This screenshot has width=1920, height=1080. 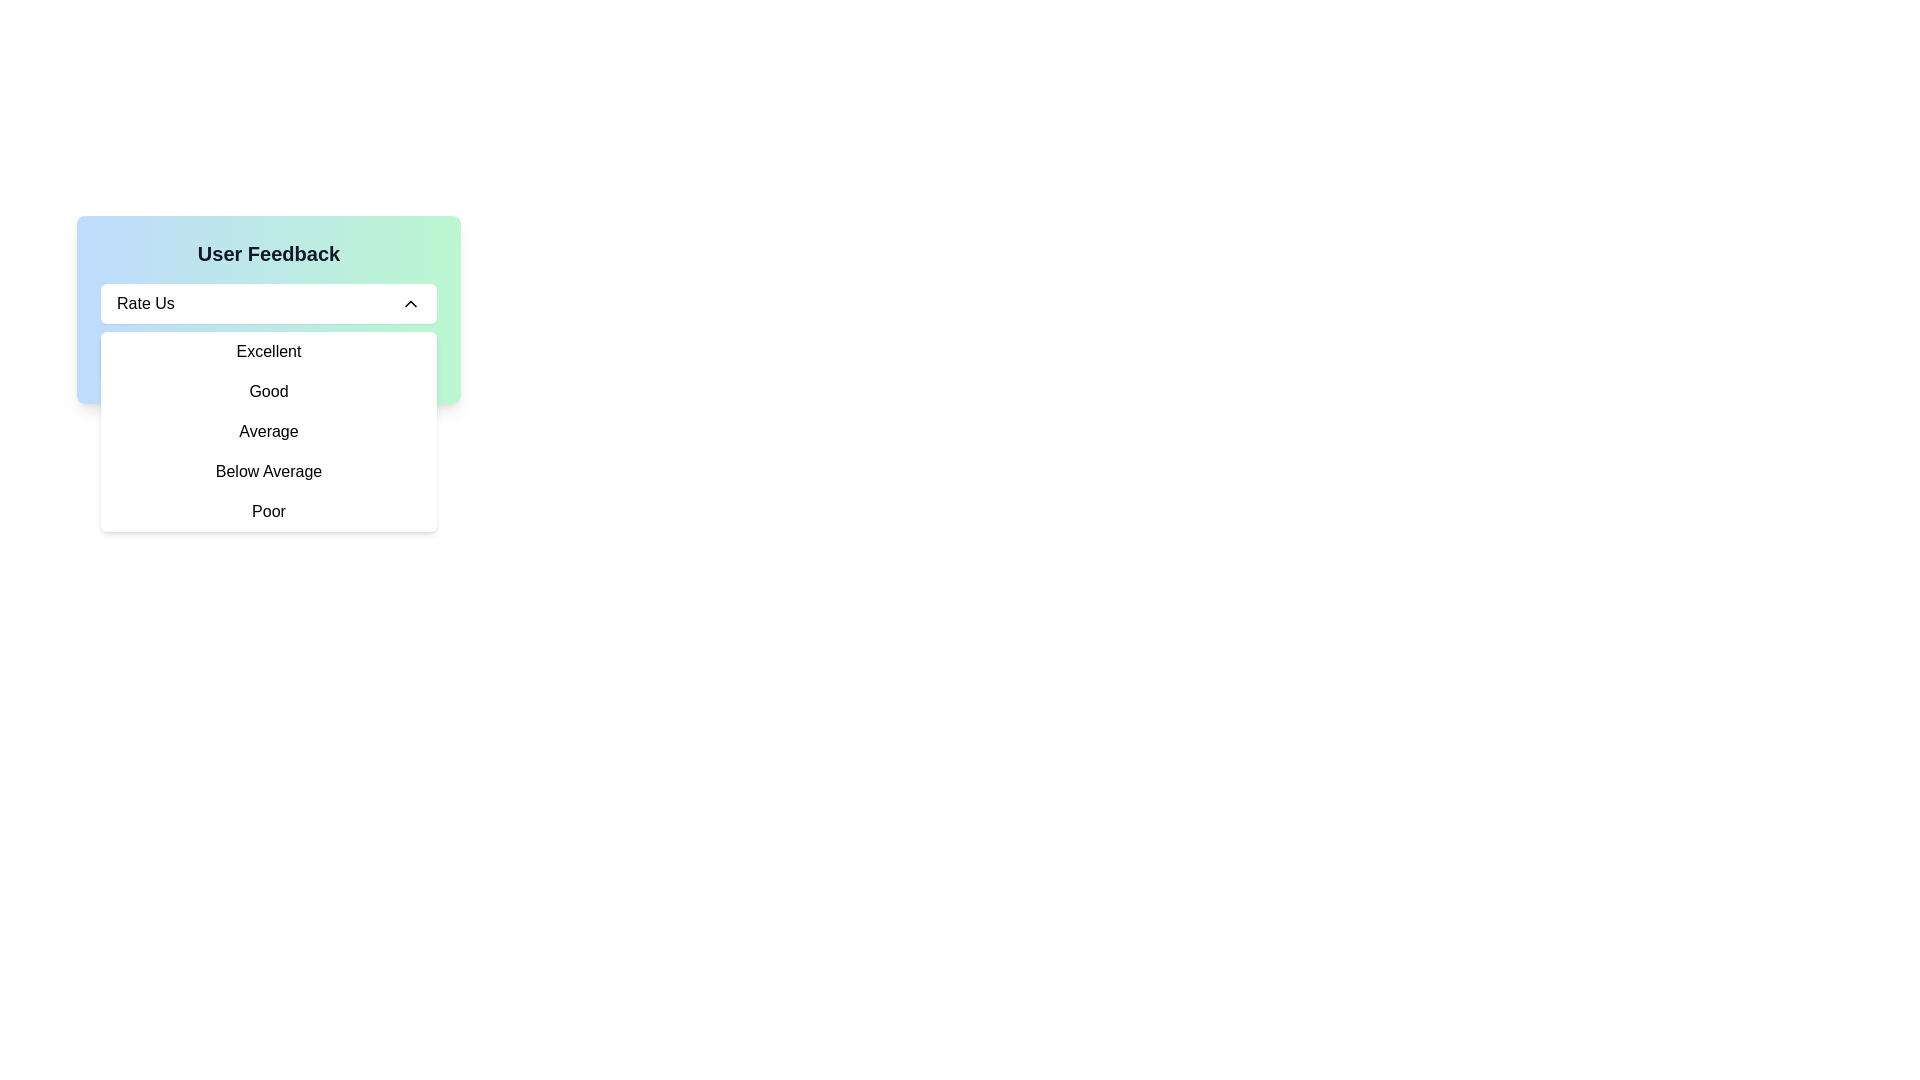 What do you see at coordinates (267, 304) in the screenshot?
I see `the 'Rate Us' dropdown menu` at bounding box center [267, 304].